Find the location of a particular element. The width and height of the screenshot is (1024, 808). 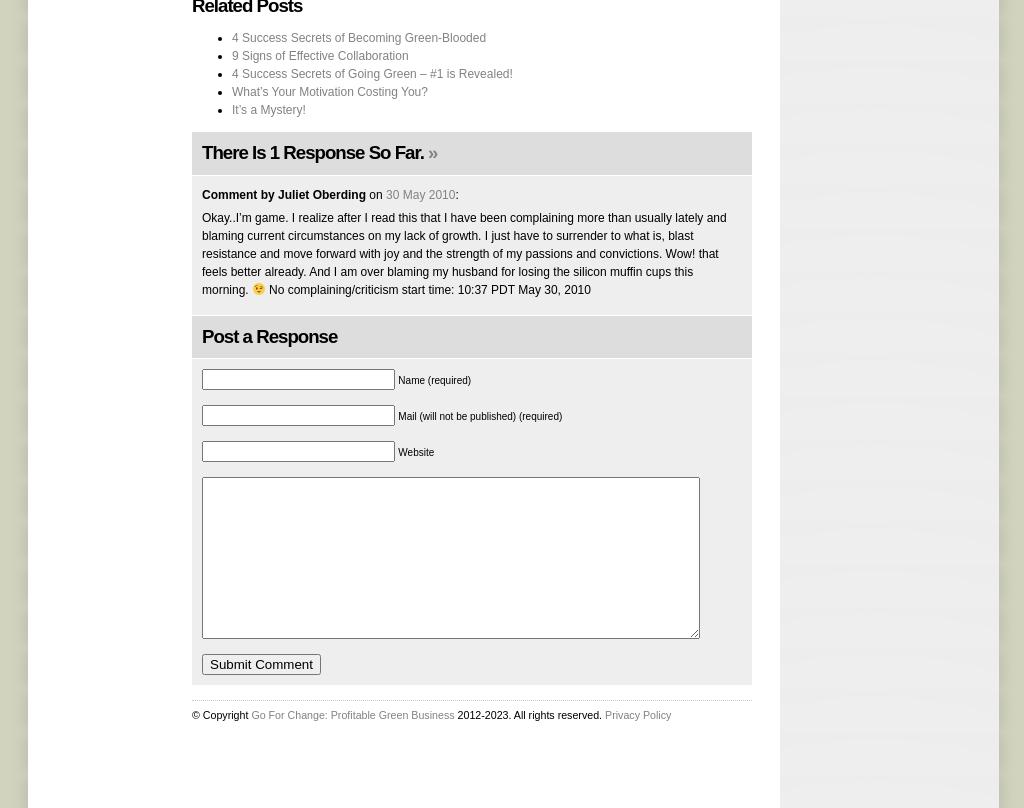

'It’s a Mystery!' is located at coordinates (268, 108).